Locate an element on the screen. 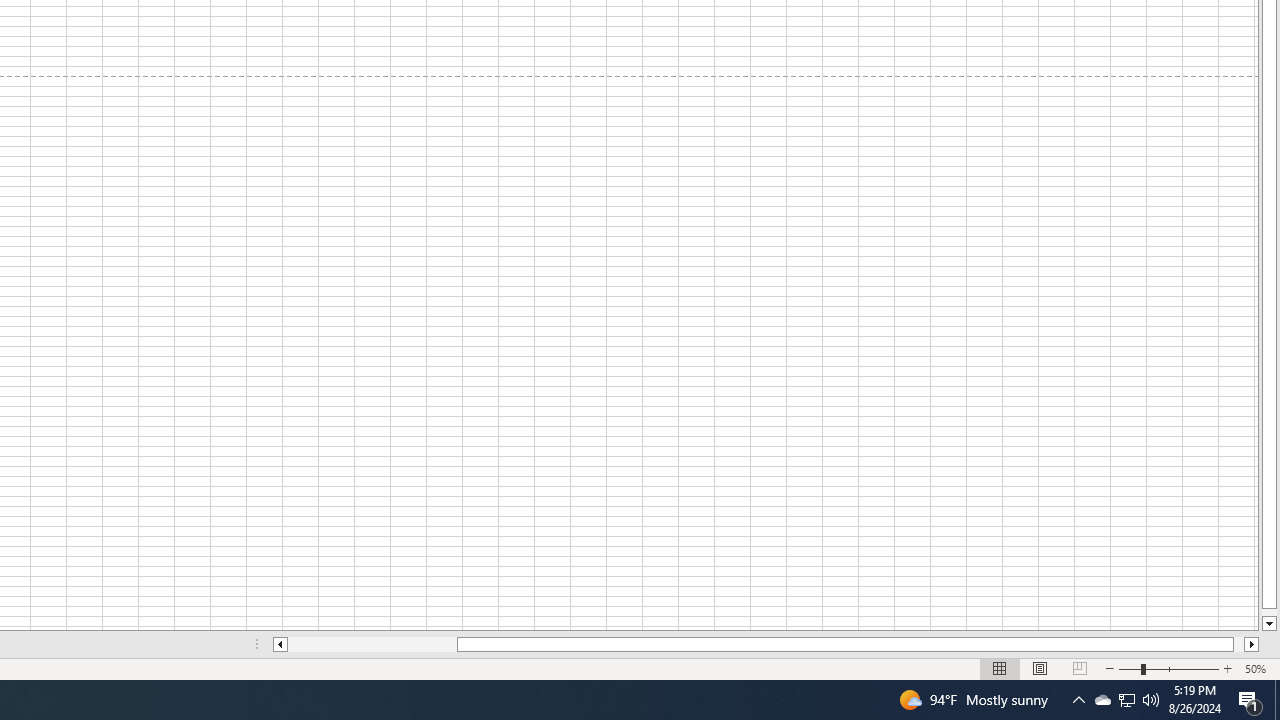 The image size is (1280, 720). 'Zoom Out' is located at coordinates (1129, 669).